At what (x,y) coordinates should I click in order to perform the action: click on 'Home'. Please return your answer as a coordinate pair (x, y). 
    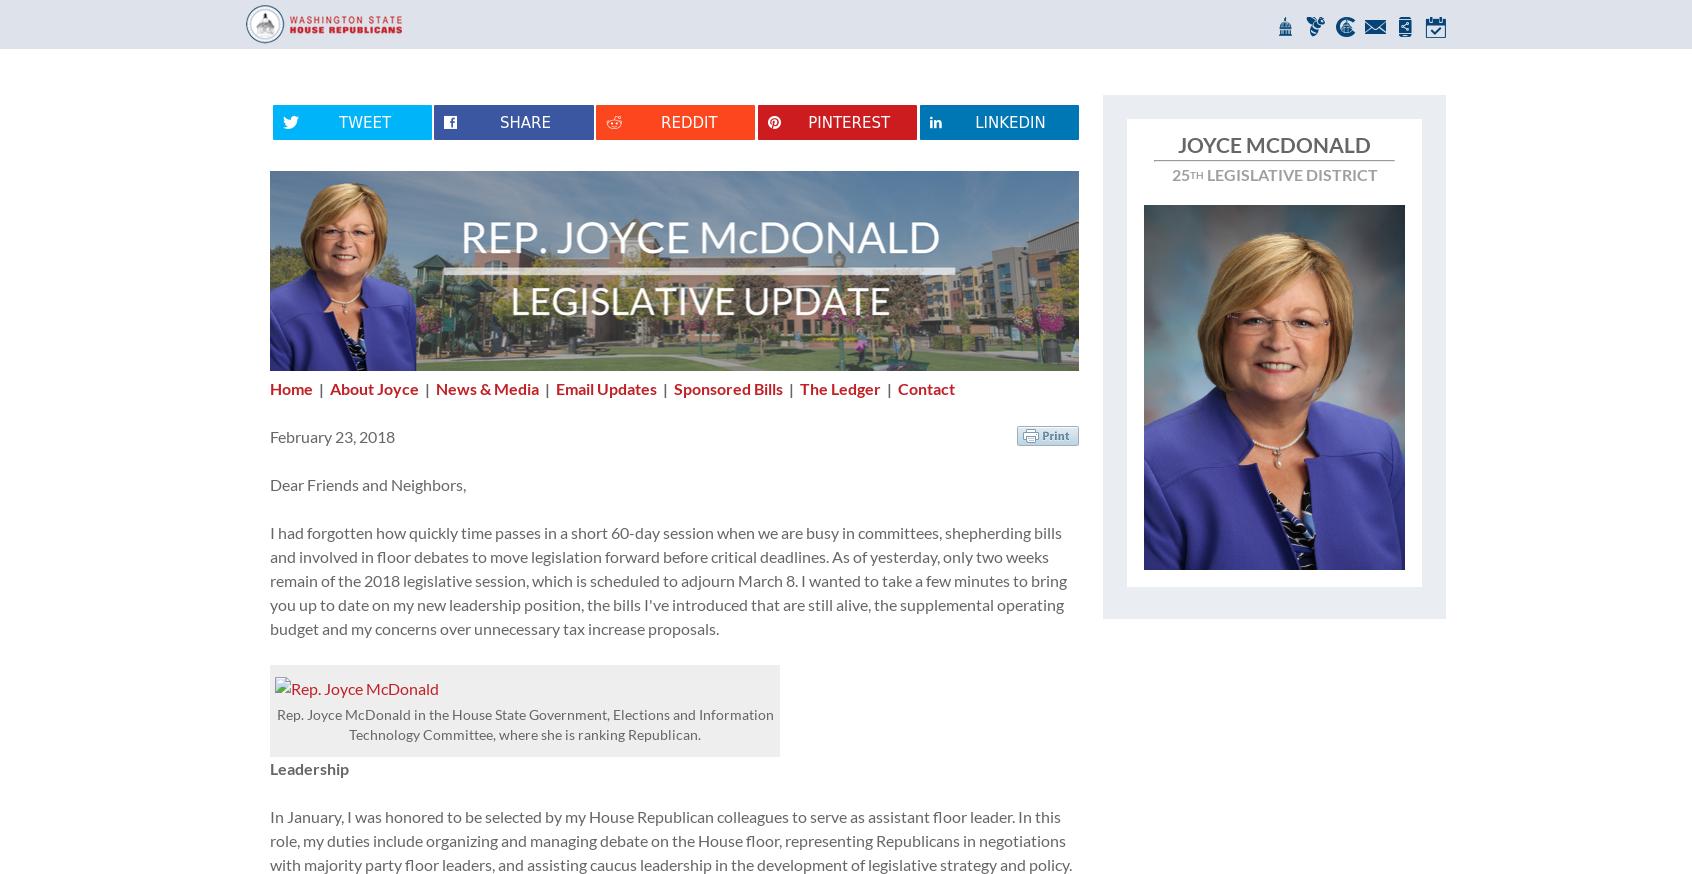
    Looking at the image, I should click on (270, 388).